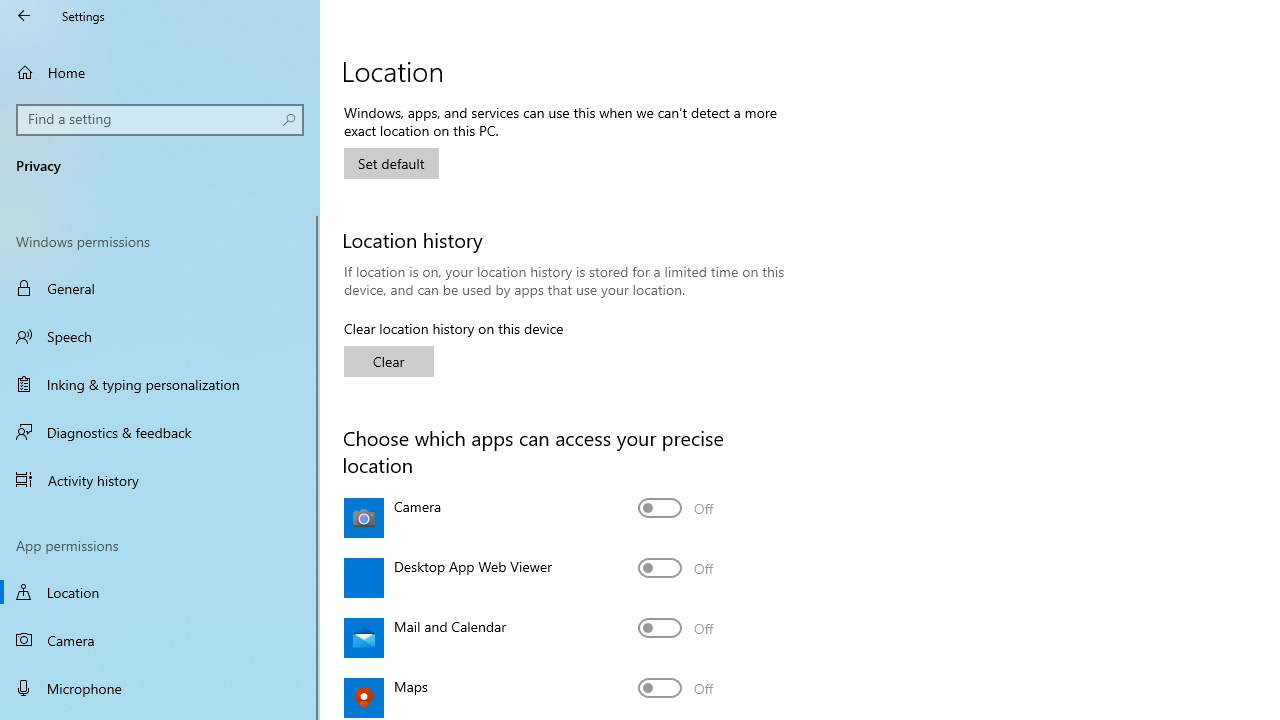 This screenshot has height=720, width=1280. I want to click on 'Diagnostics & feedback', so click(160, 431).